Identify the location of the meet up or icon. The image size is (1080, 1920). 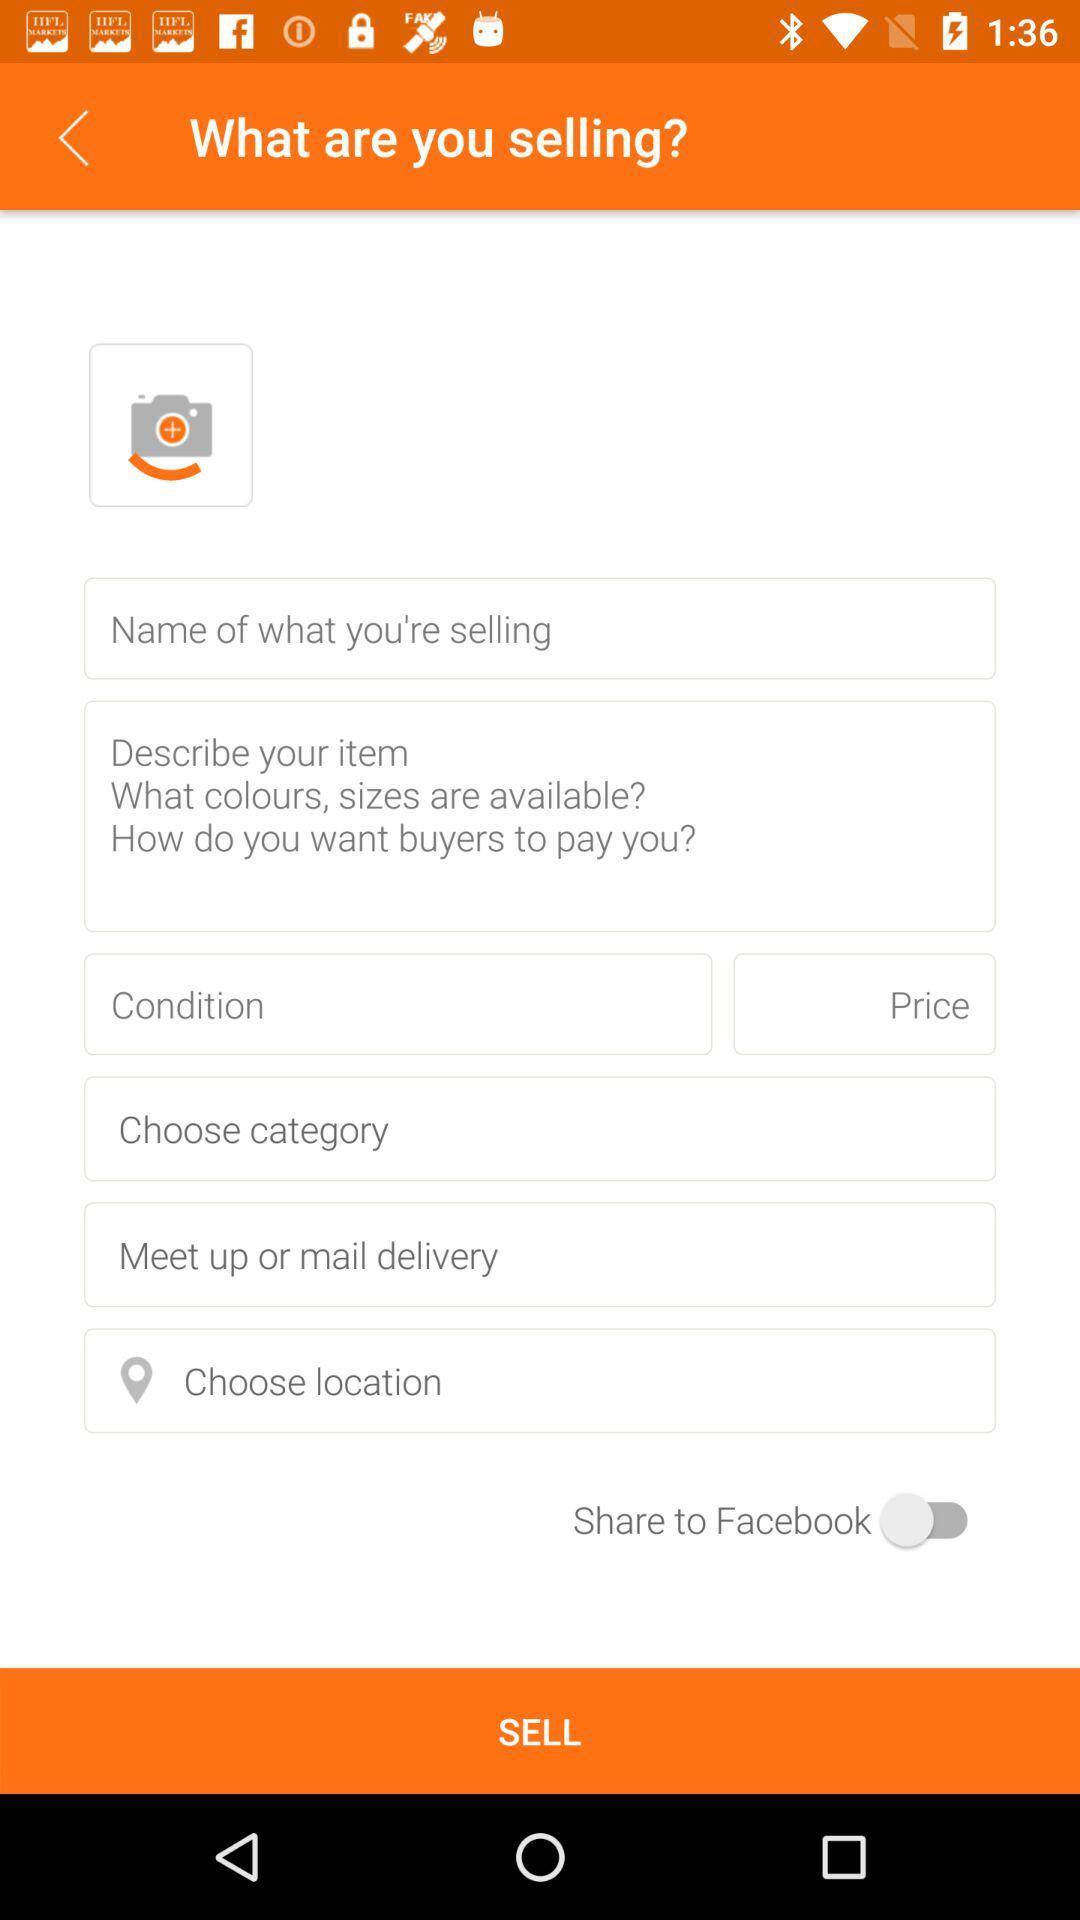
(540, 1253).